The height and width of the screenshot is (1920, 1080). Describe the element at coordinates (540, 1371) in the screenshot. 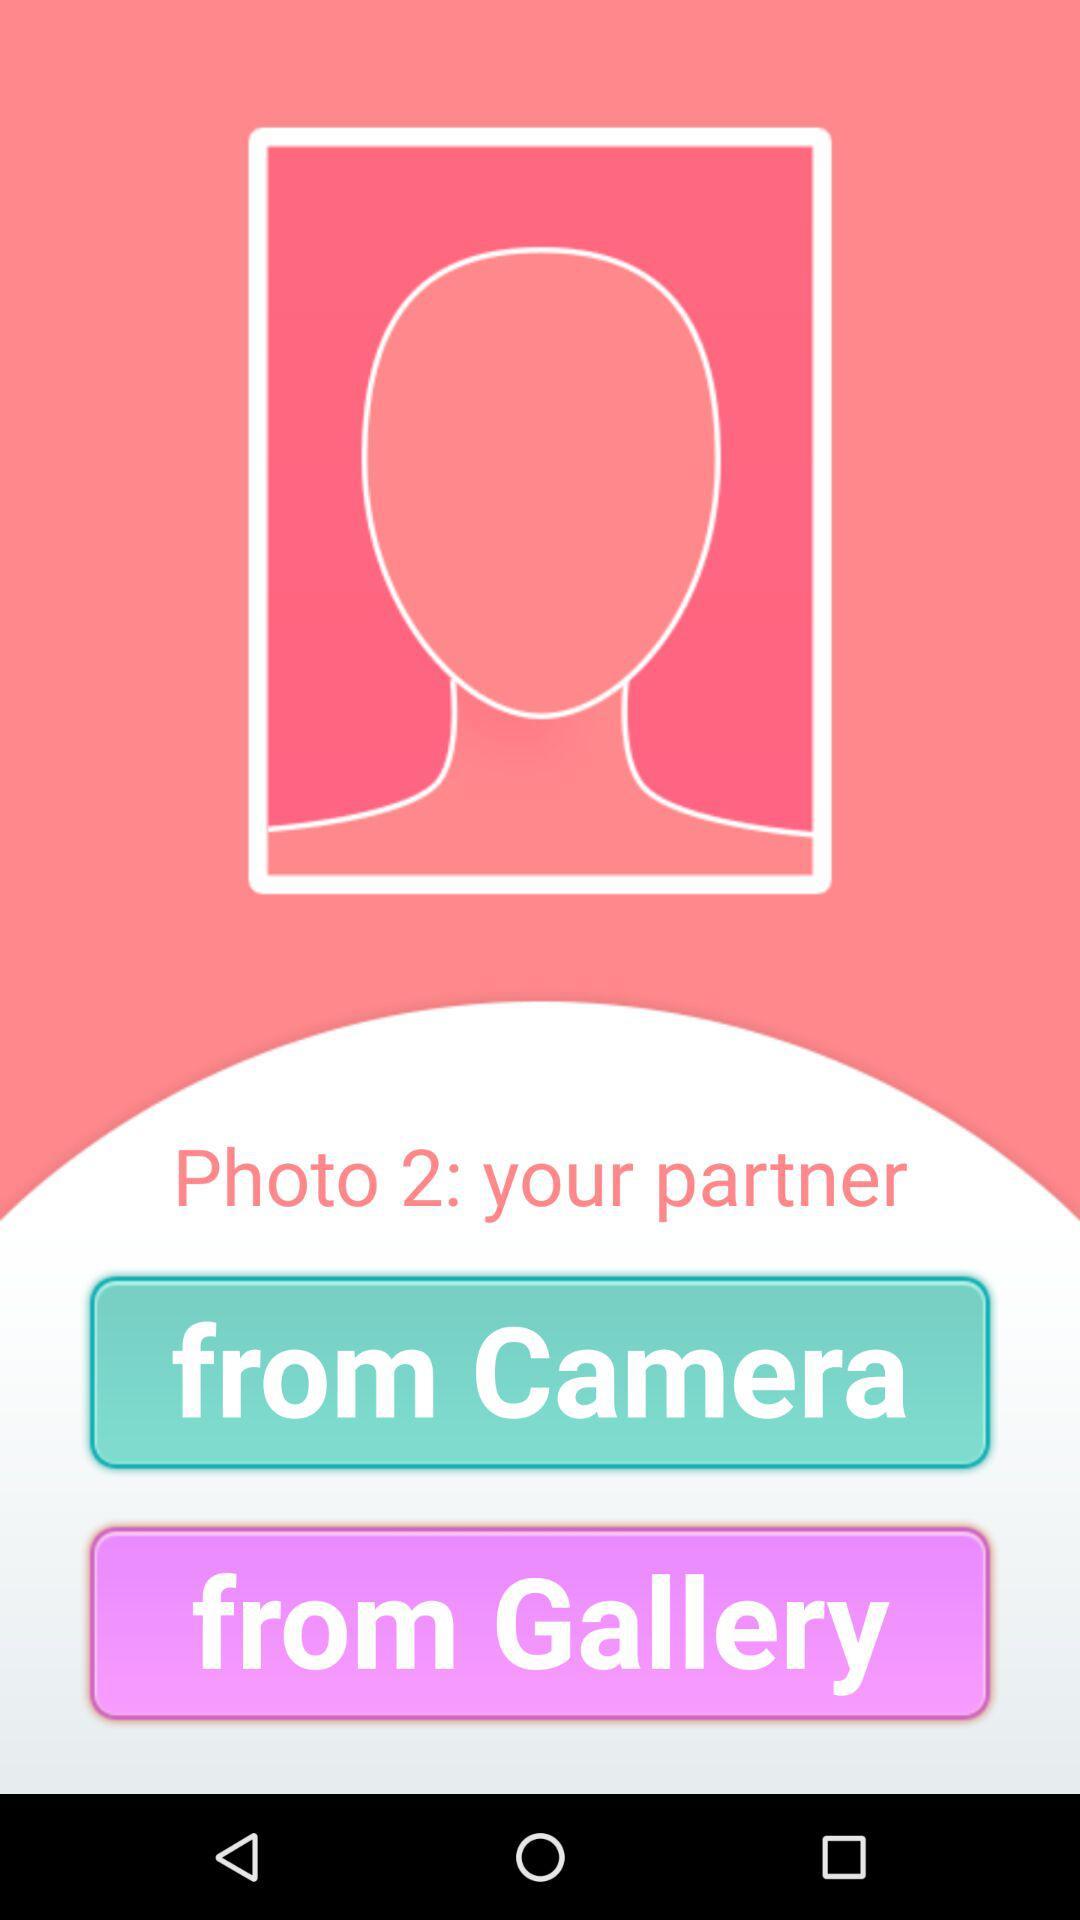

I see `item above from gallery icon` at that location.